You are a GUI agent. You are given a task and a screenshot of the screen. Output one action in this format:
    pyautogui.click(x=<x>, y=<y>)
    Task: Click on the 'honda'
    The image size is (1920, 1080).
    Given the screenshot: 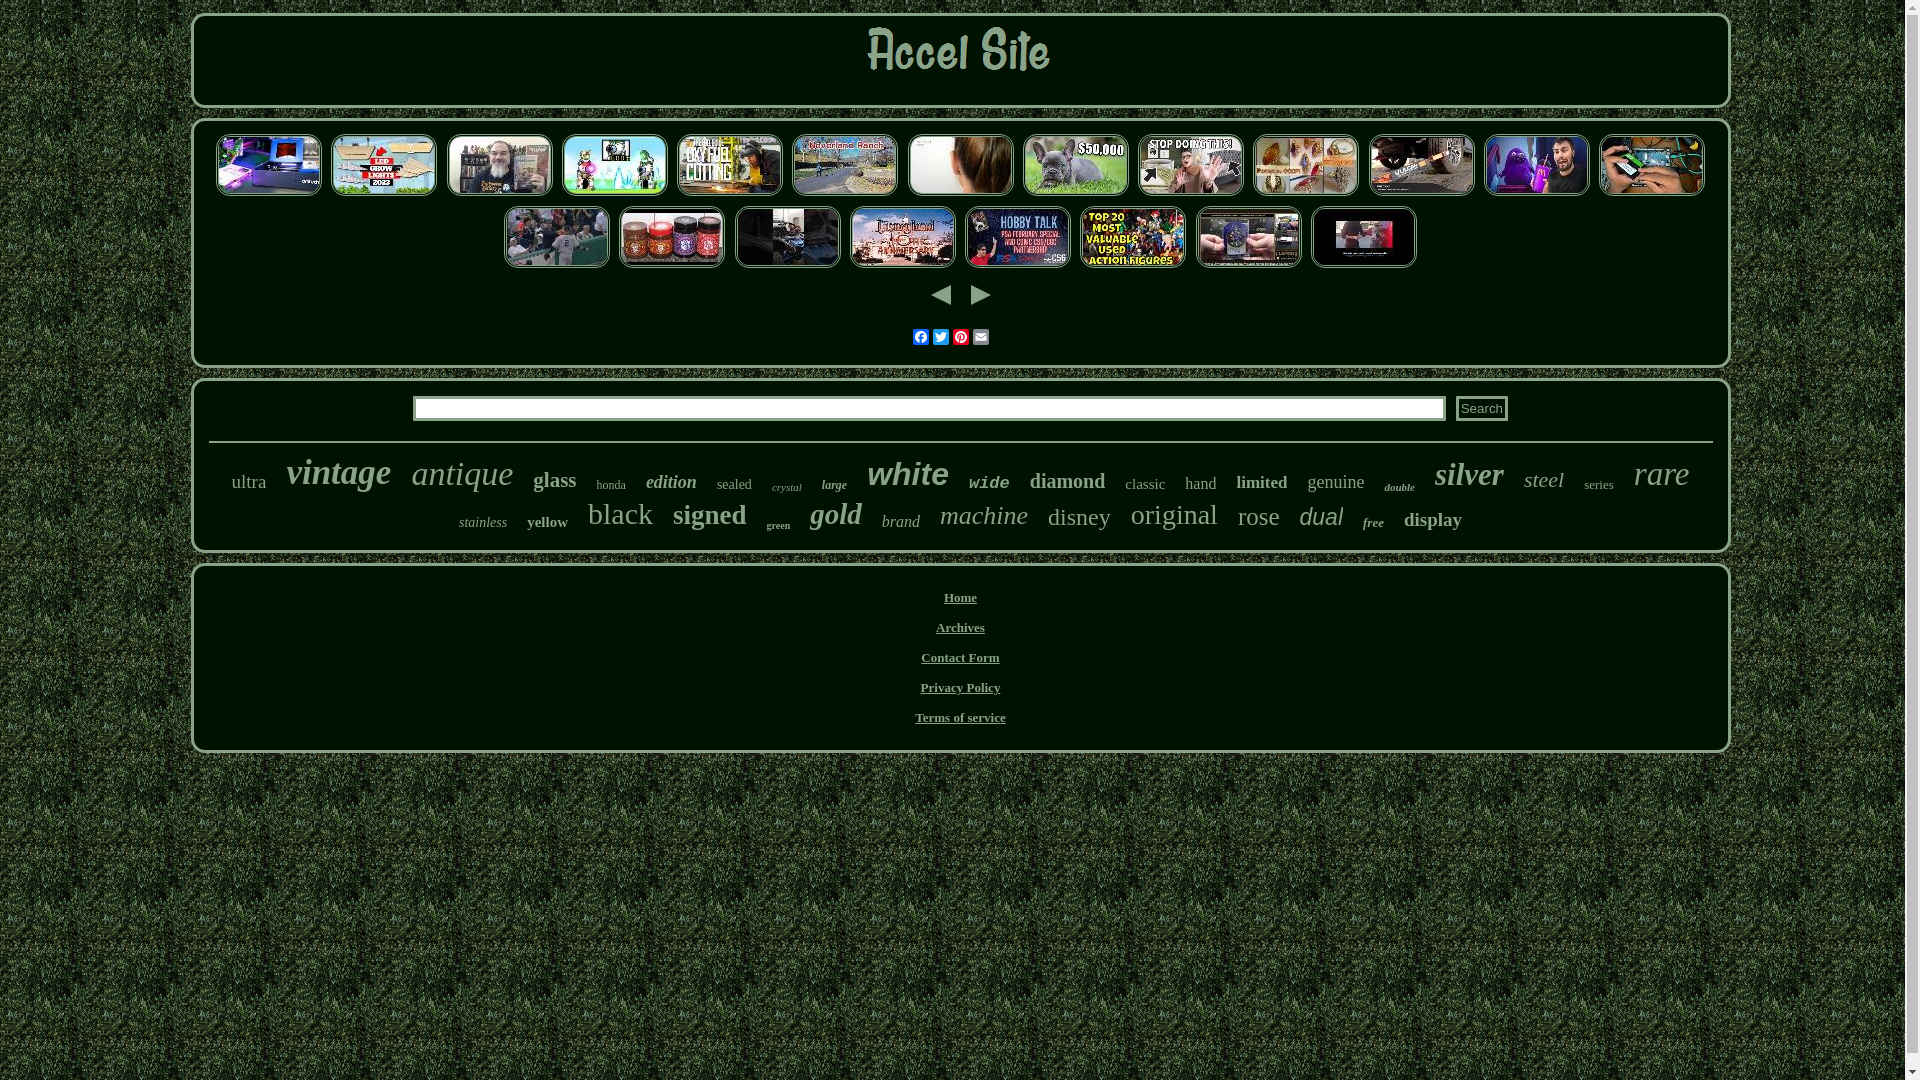 What is the action you would take?
    pyautogui.click(x=610, y=485)
    